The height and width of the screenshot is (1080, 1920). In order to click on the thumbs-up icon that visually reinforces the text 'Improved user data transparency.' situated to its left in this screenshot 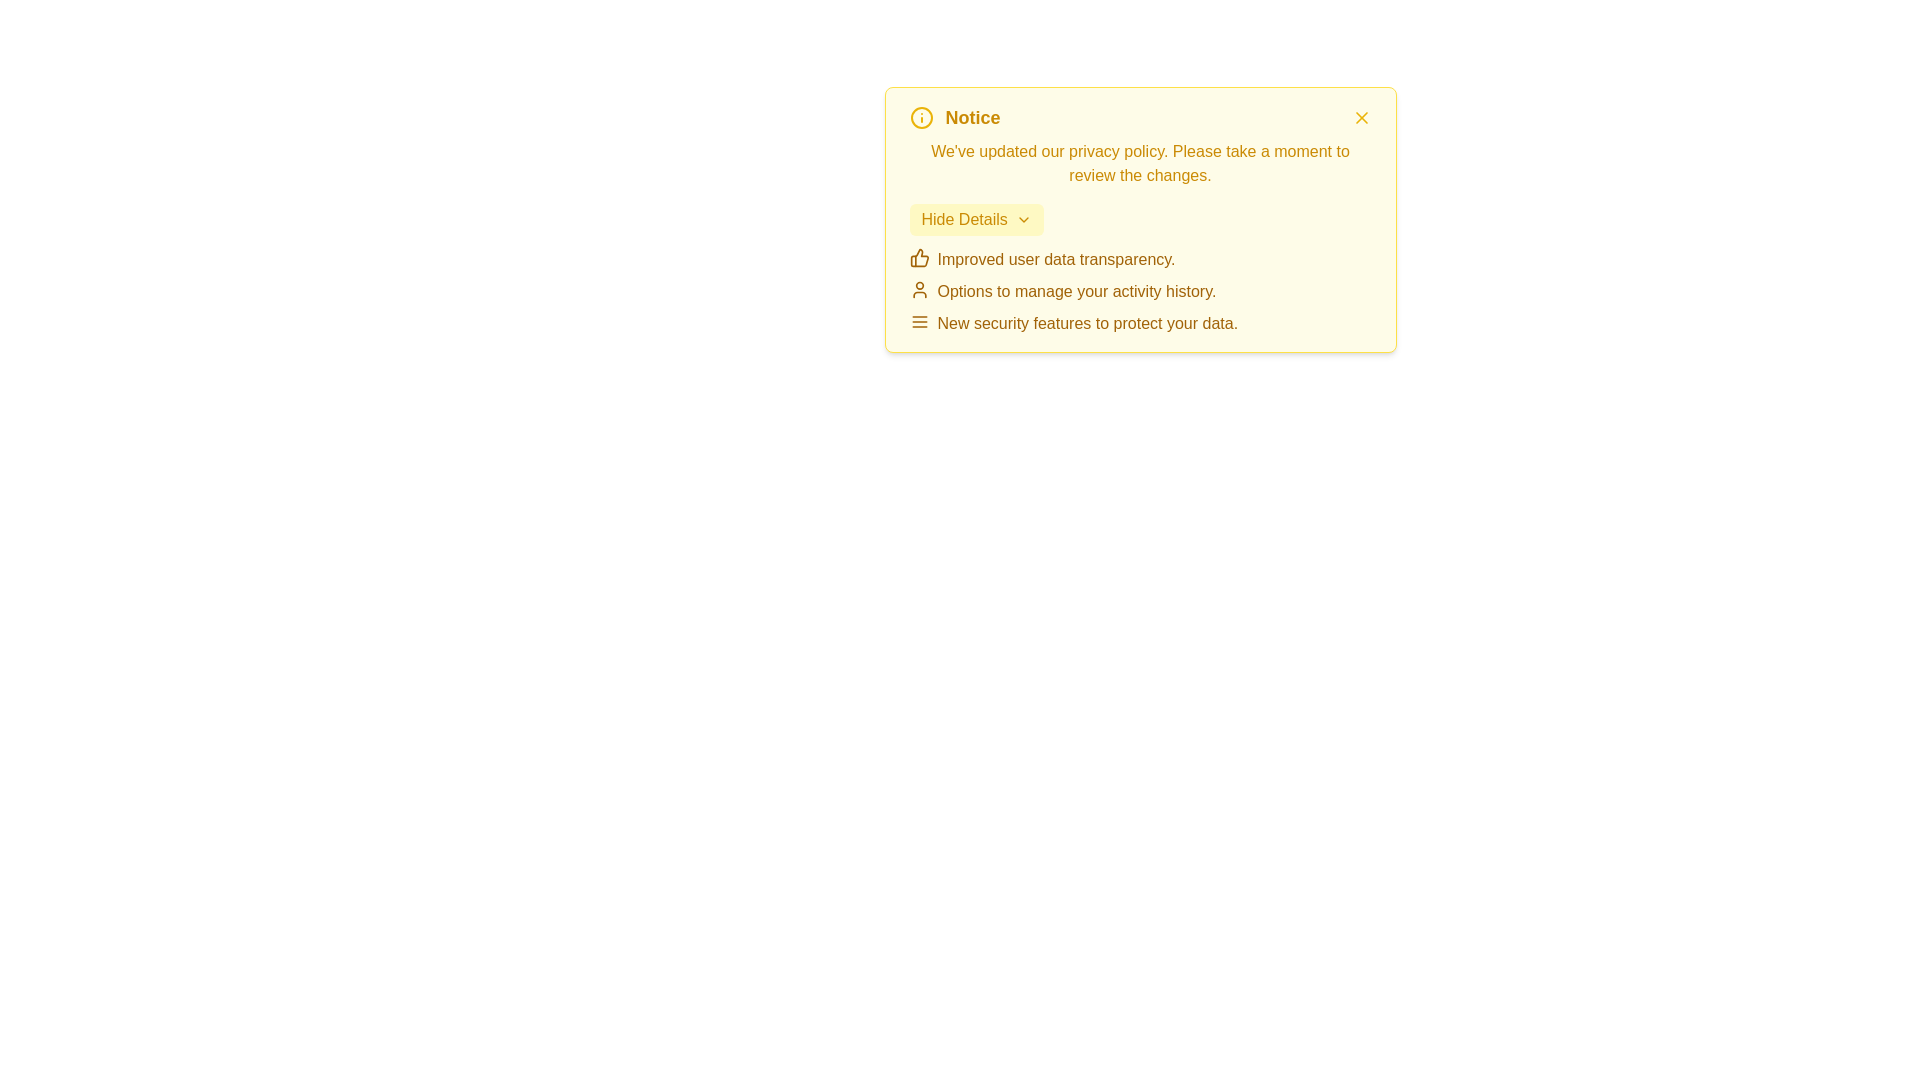, I will do `click(918, 257)`.